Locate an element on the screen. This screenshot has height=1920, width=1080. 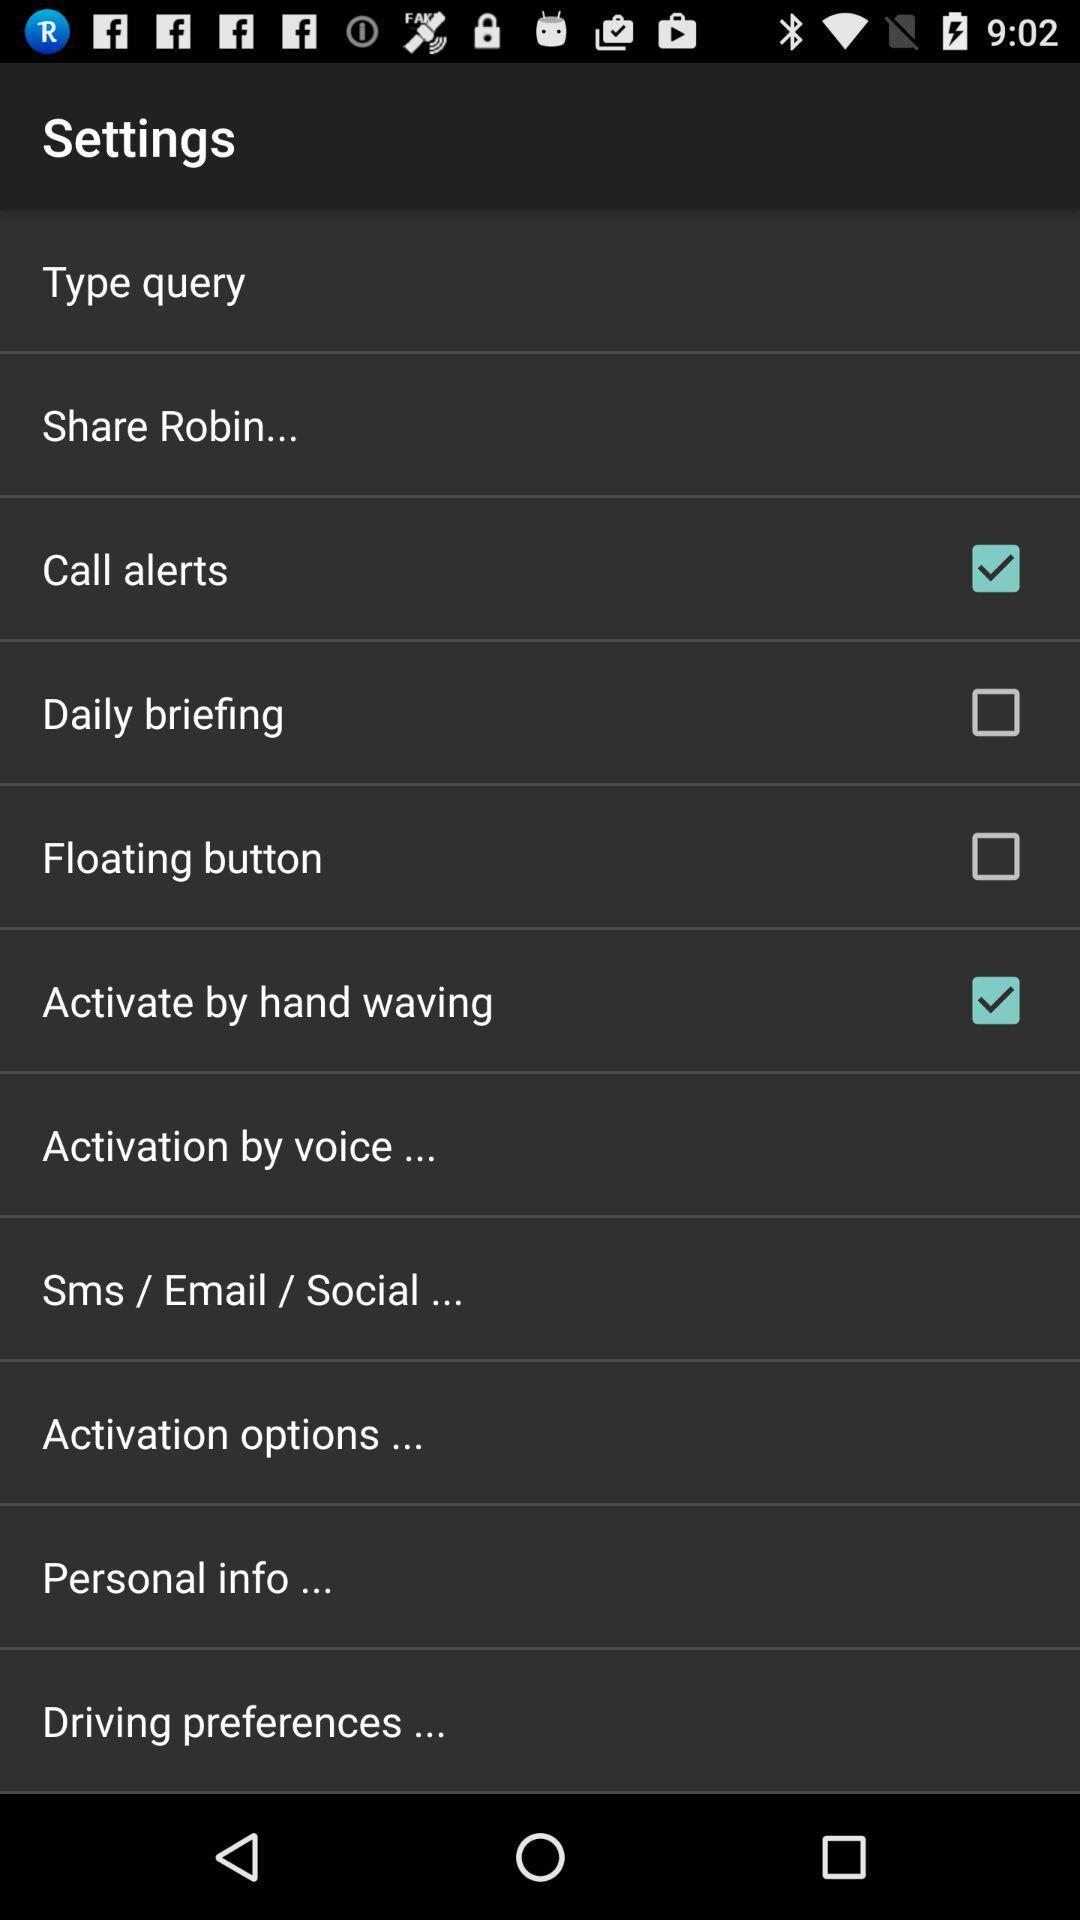
the icon above daily briefing icon is located at coordinates (135, 567).